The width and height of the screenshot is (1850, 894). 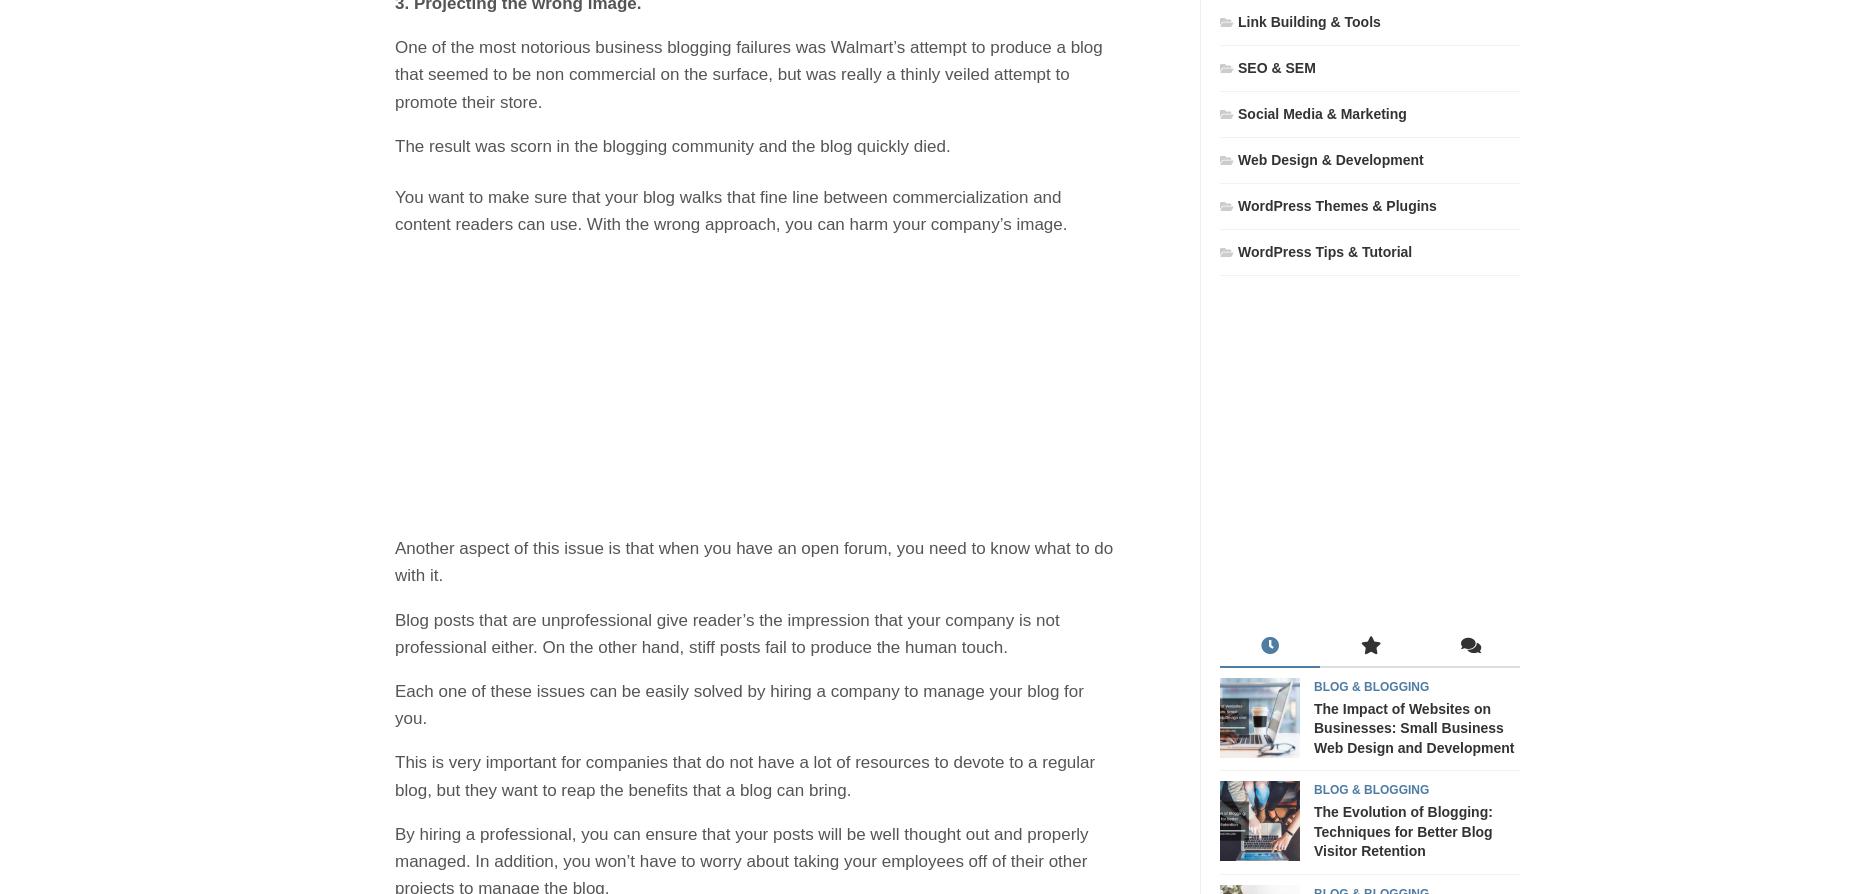 I want to click on 'Link Building & Tools', so click(x=1308, y=21).